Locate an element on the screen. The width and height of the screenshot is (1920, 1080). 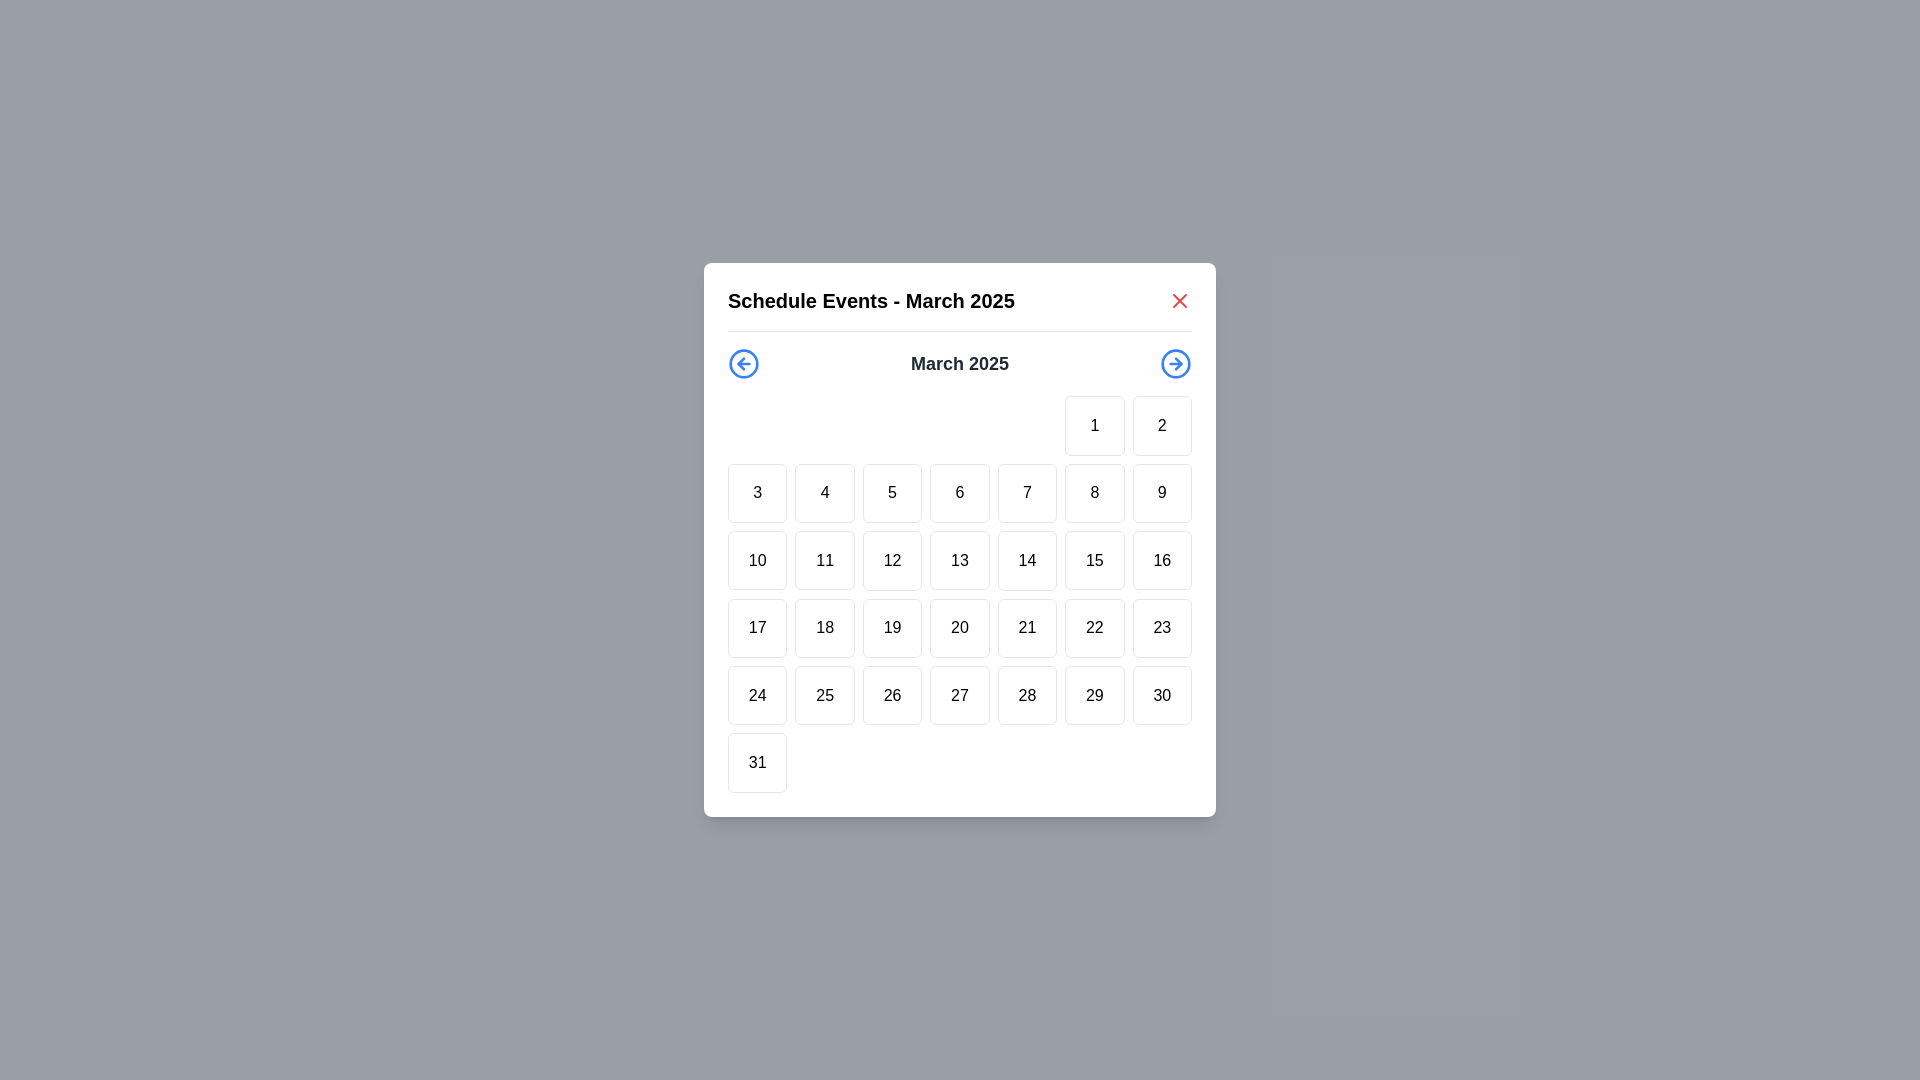
the 12th day button in the calendar view is located at coordinates (891, 560).